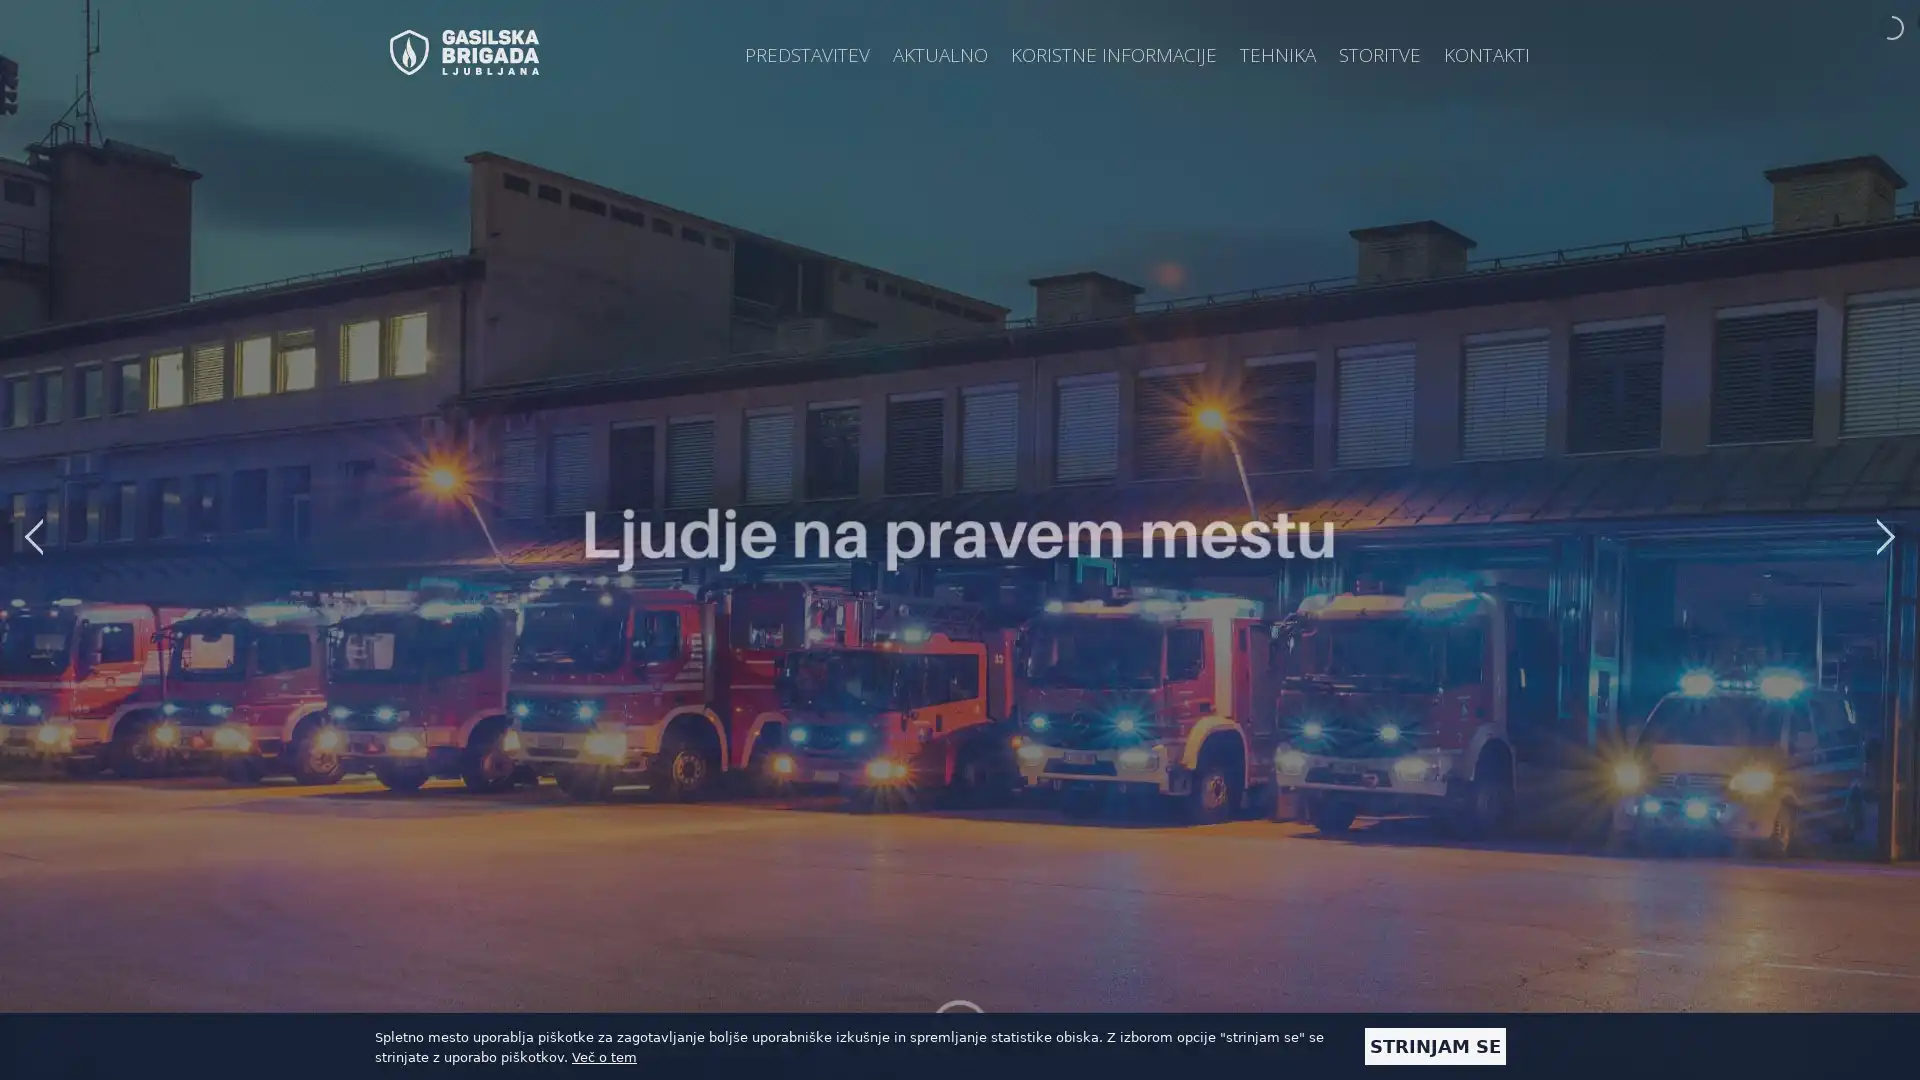 The image size is (1920, 1080). What do you see at coordinates (1433, 1044) in the screenshot?
I see `STRINJAM SE` at bounding box center [1433, 1044].